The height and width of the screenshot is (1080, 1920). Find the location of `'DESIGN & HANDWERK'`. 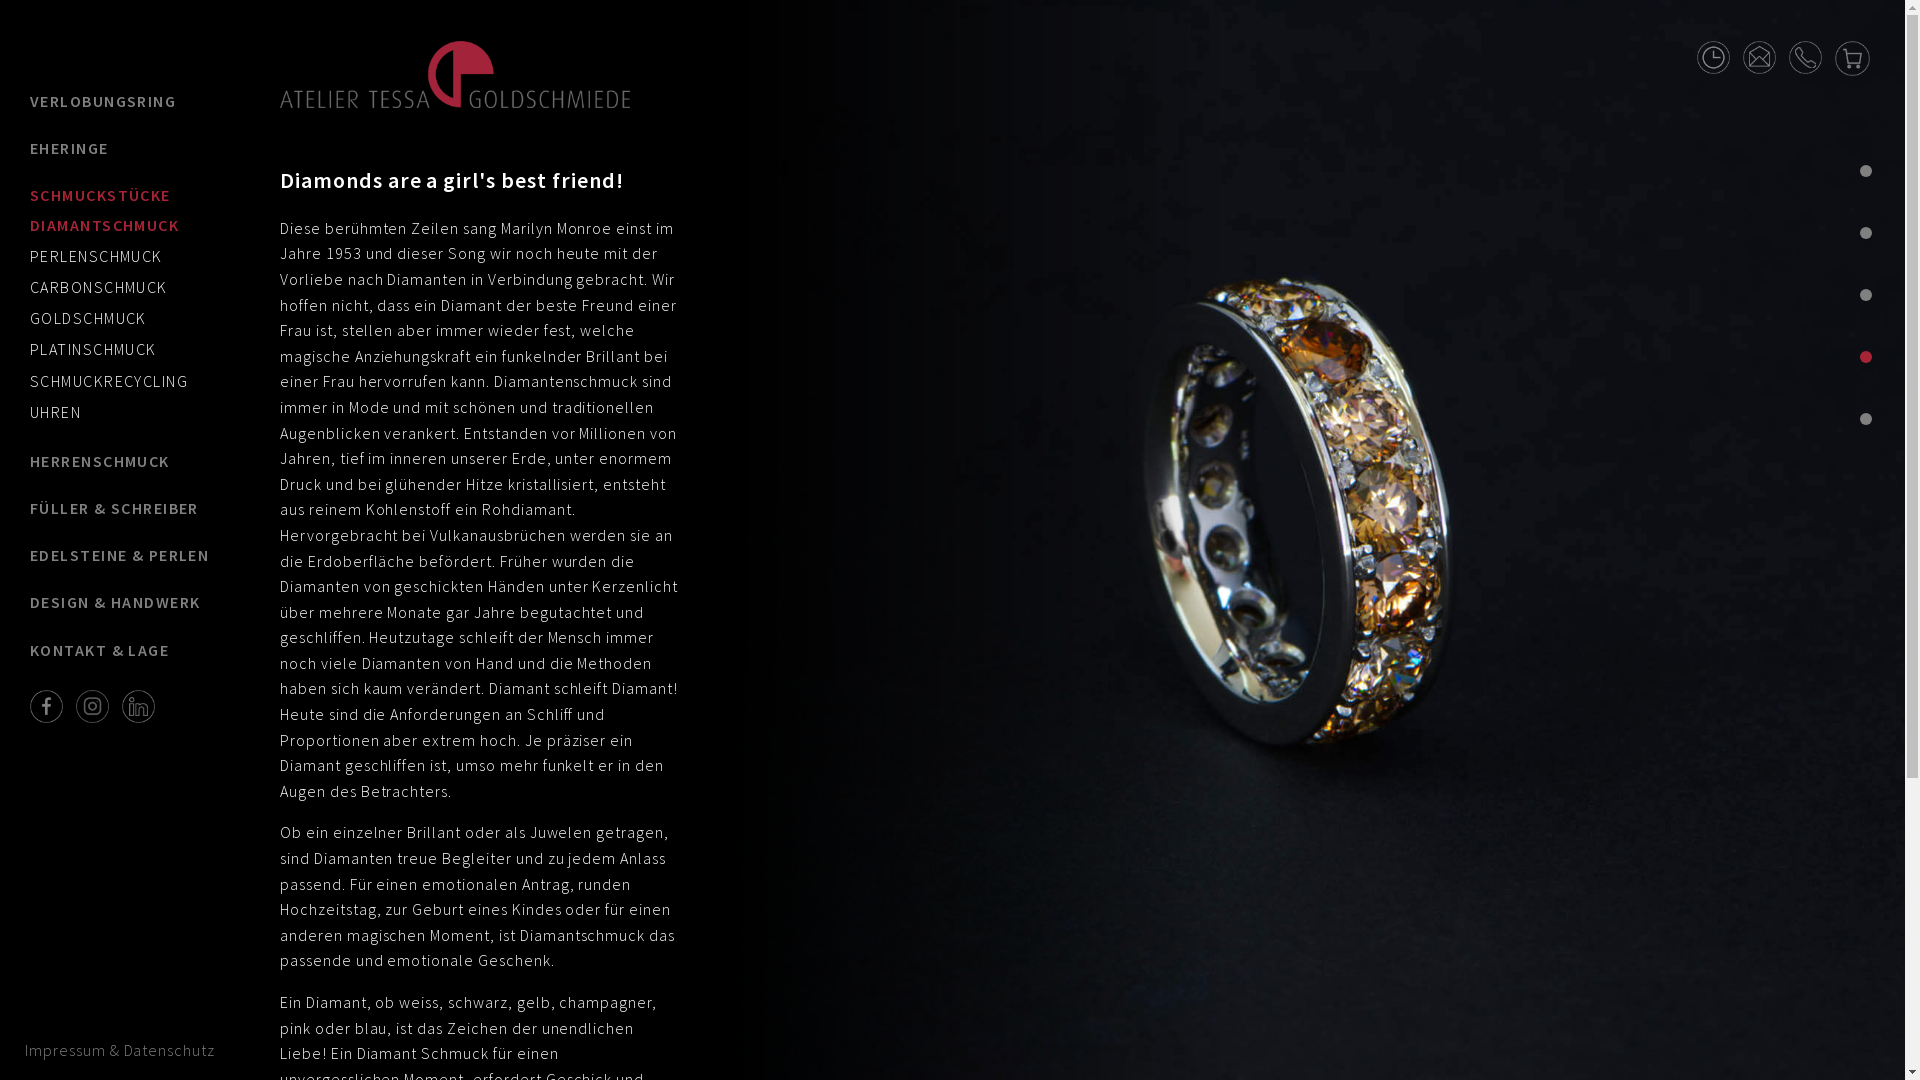

'DESIGN & HANDWERK' is located at coordinates (120, 601).